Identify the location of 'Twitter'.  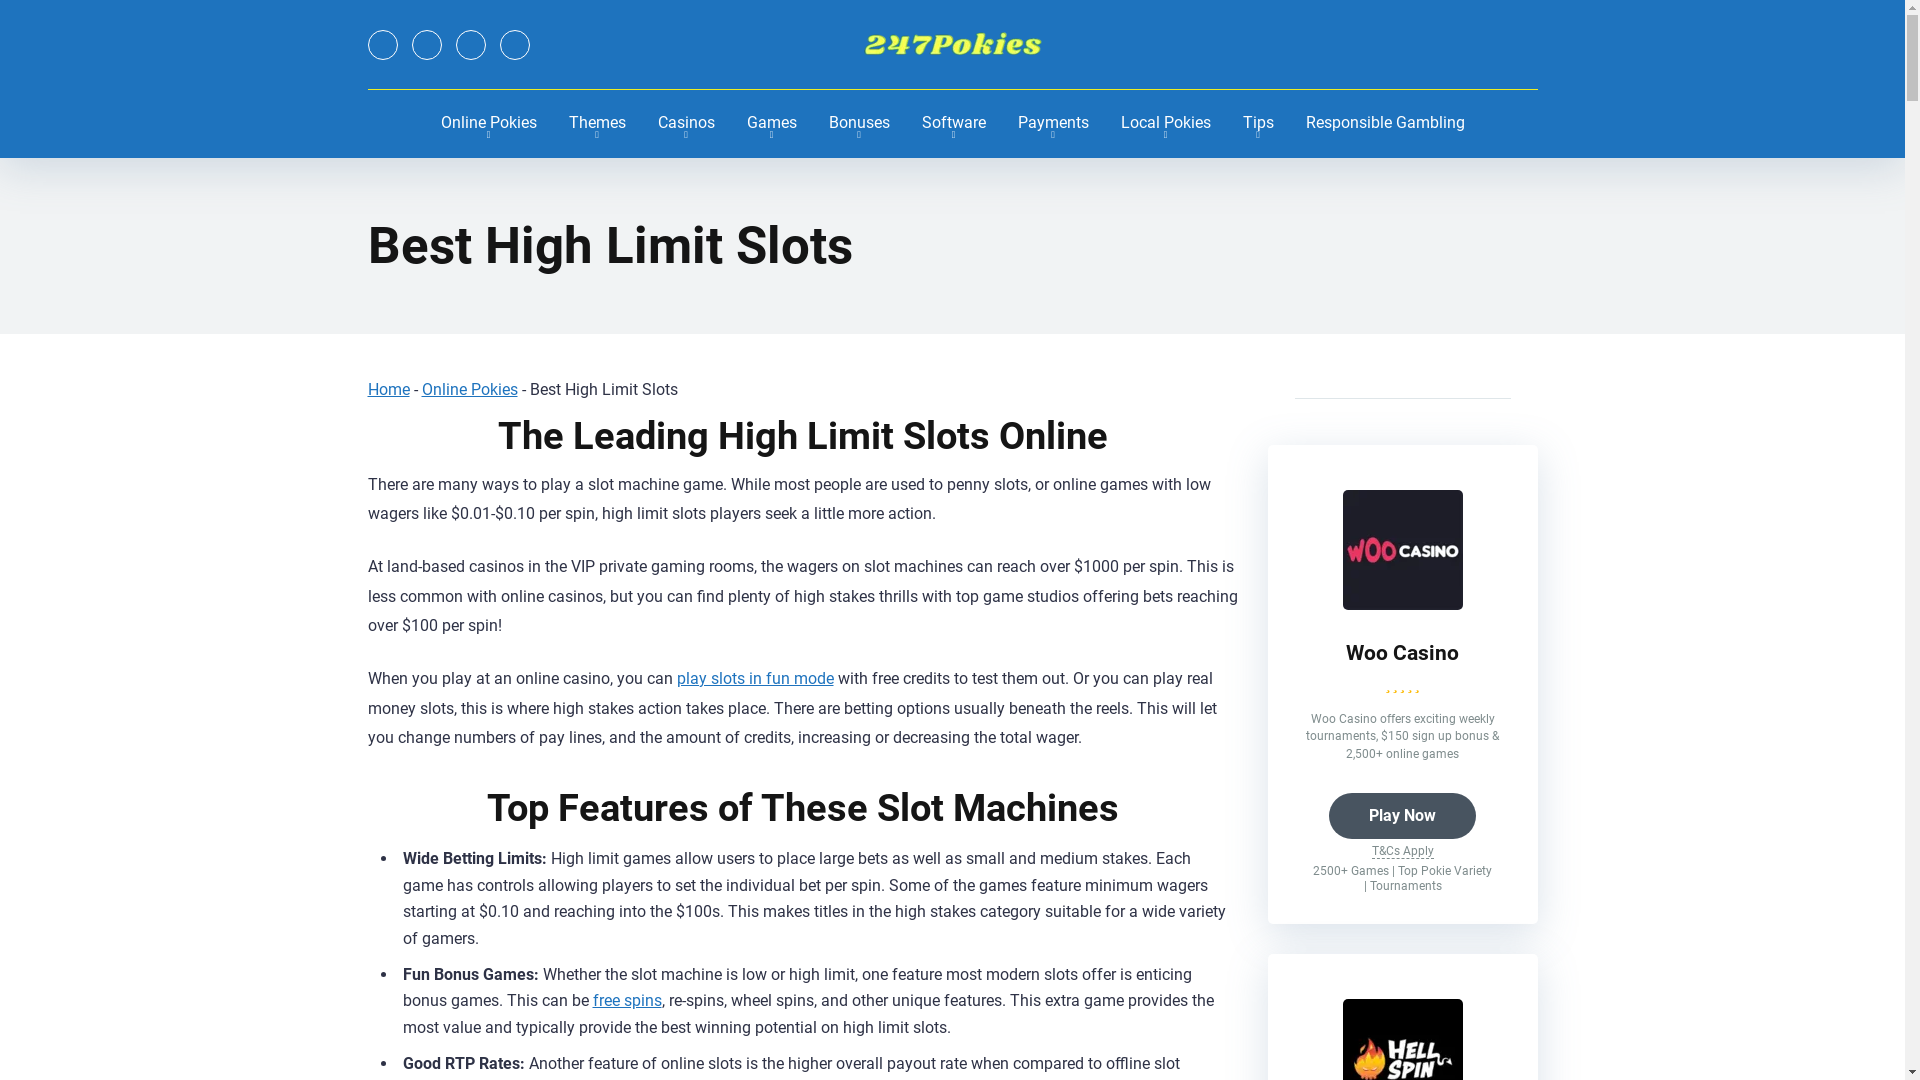
(368, 45).